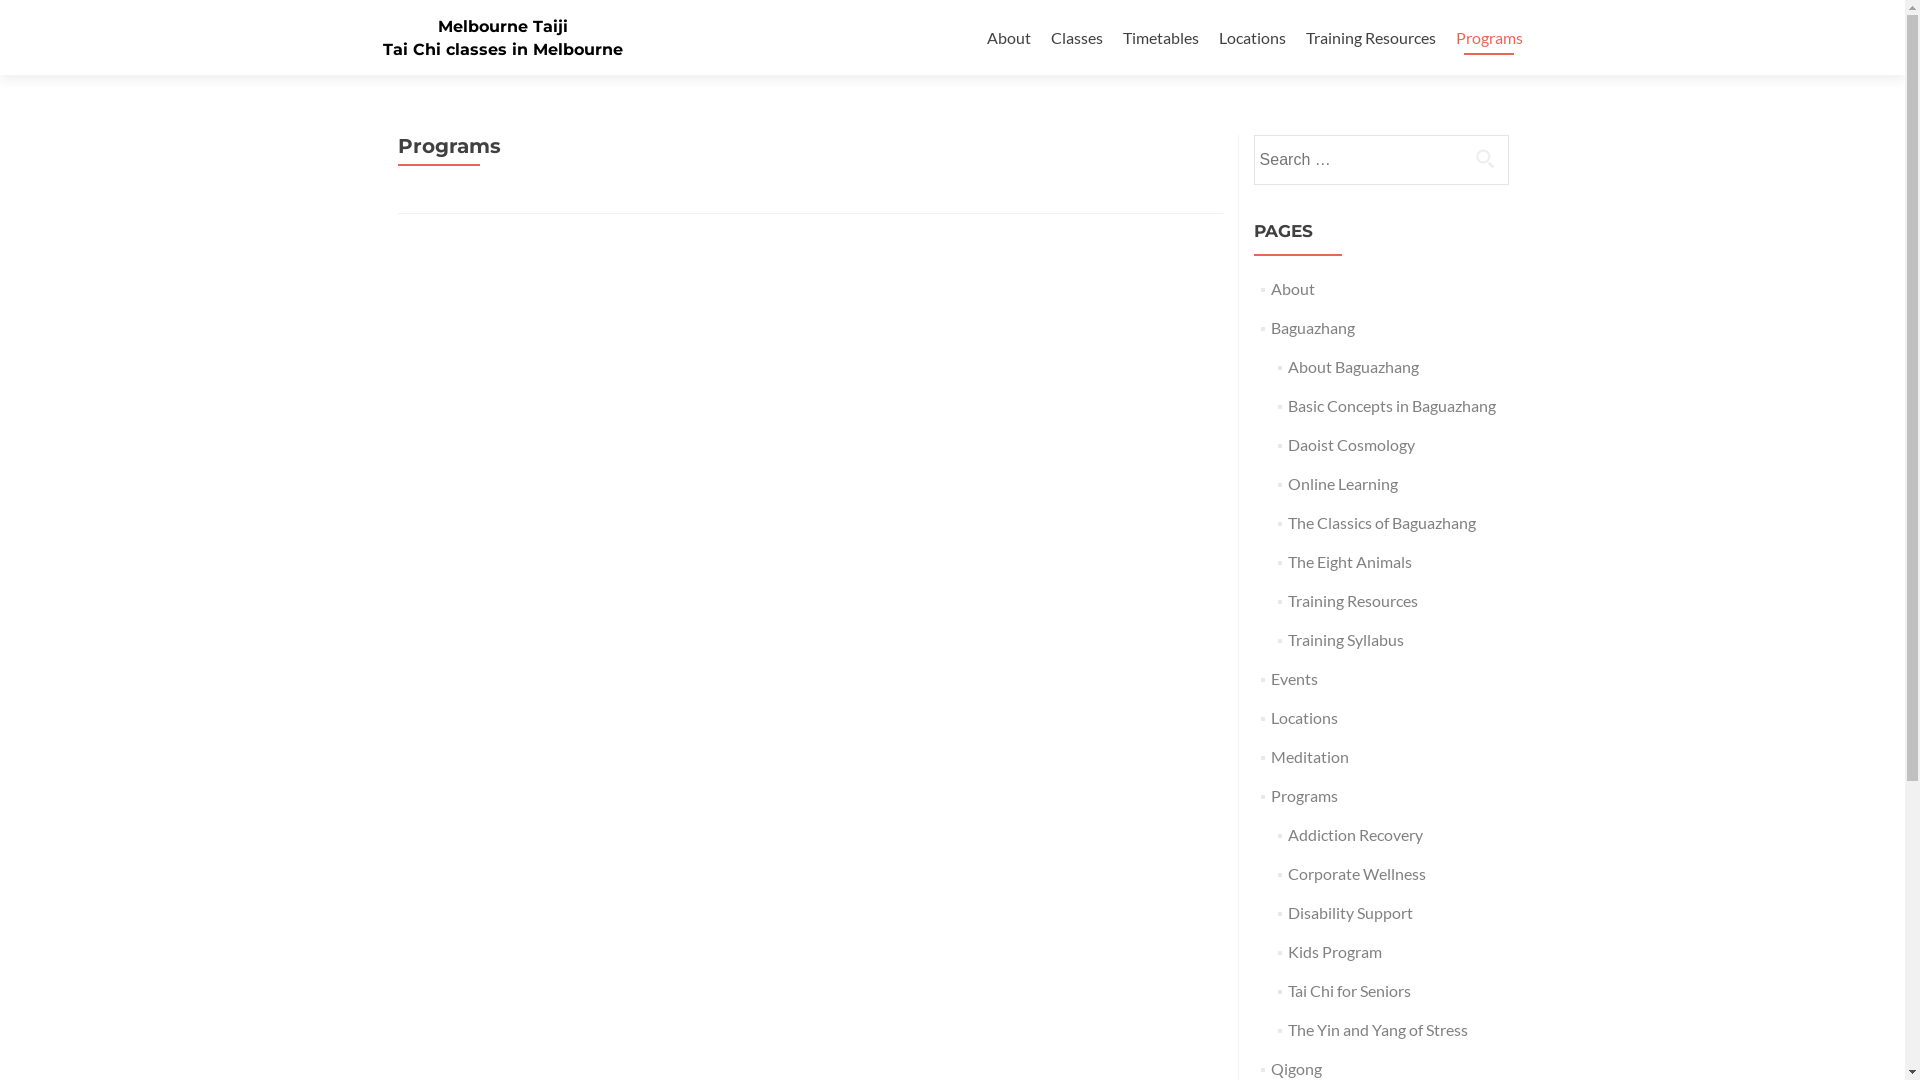 The width and height of the screenshot is (1920, 1080). What do you see at coordinates (1074, 37) in the screenshot?
I see `'Classes'` at bounding box center [1074, 37].